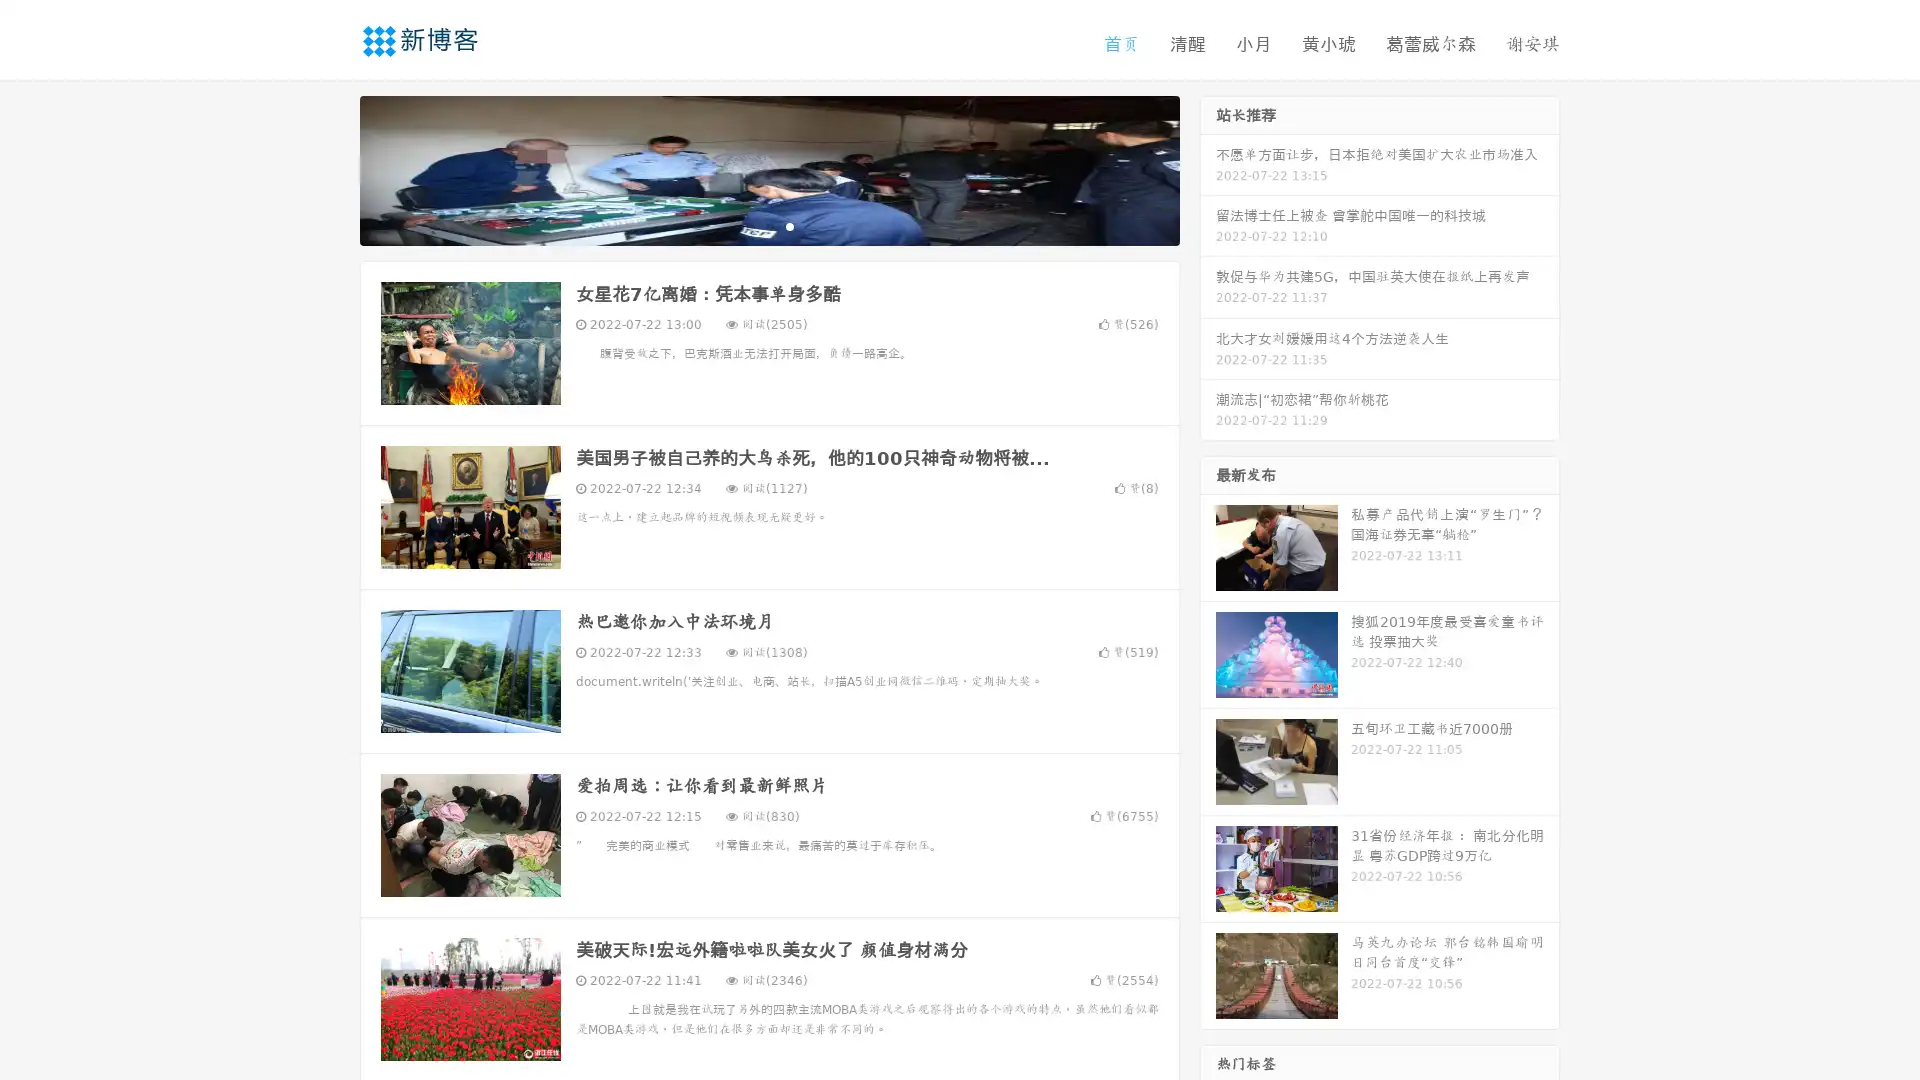 The width and height of the screenshot is (1920, 1080). What do you see at coordinates (768, 225) in the screenshot?
I see `Go to slide 2` at bounding box center [768, 225].